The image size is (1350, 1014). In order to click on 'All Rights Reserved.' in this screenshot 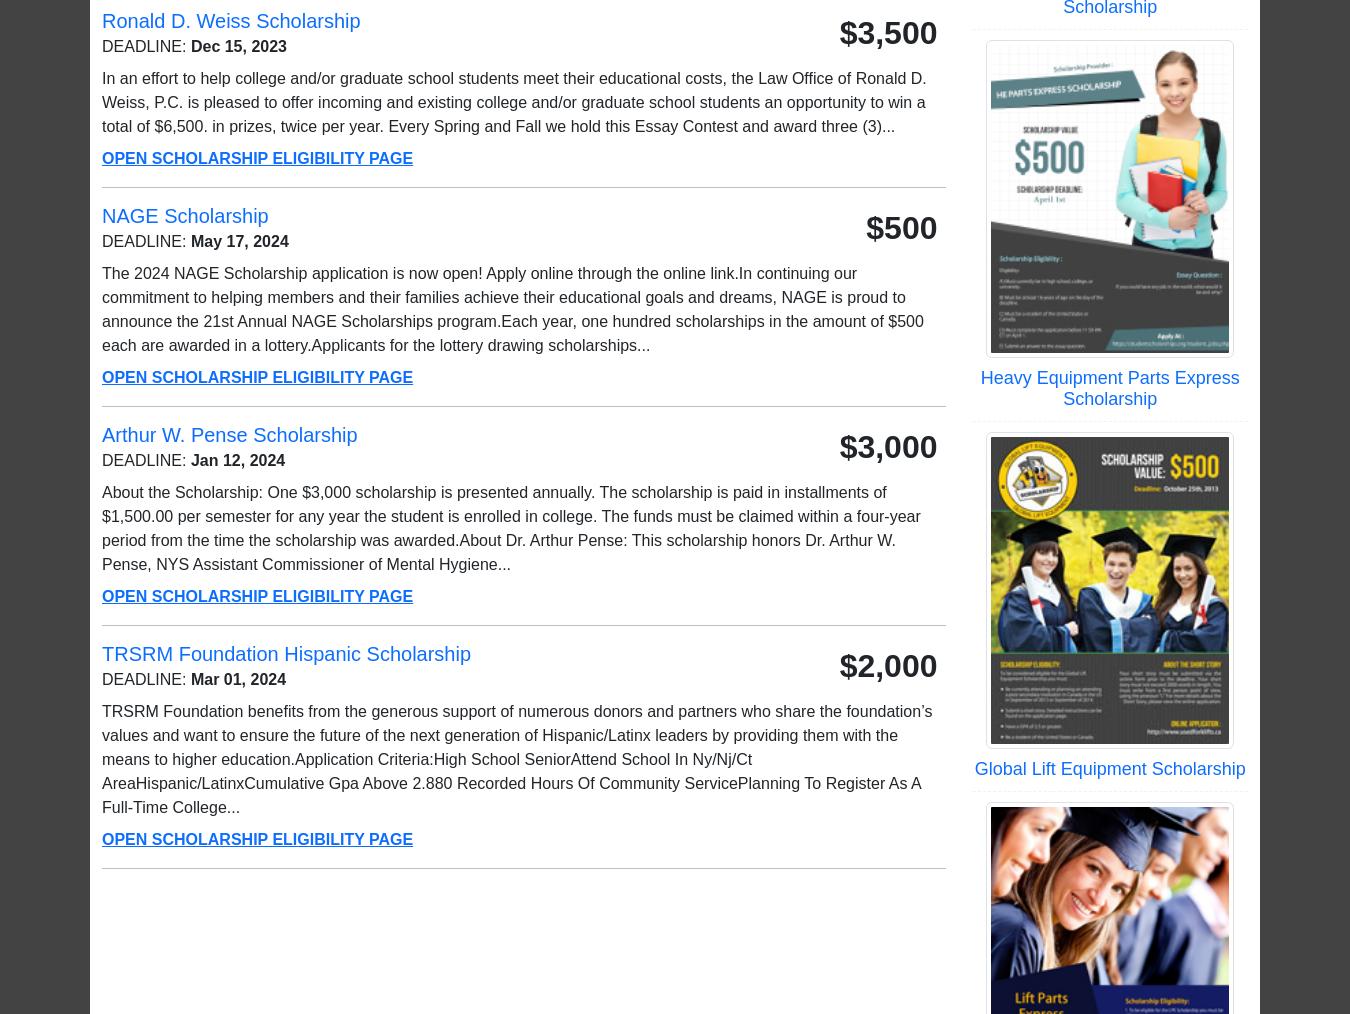, I will do `click(1183, 958)`.